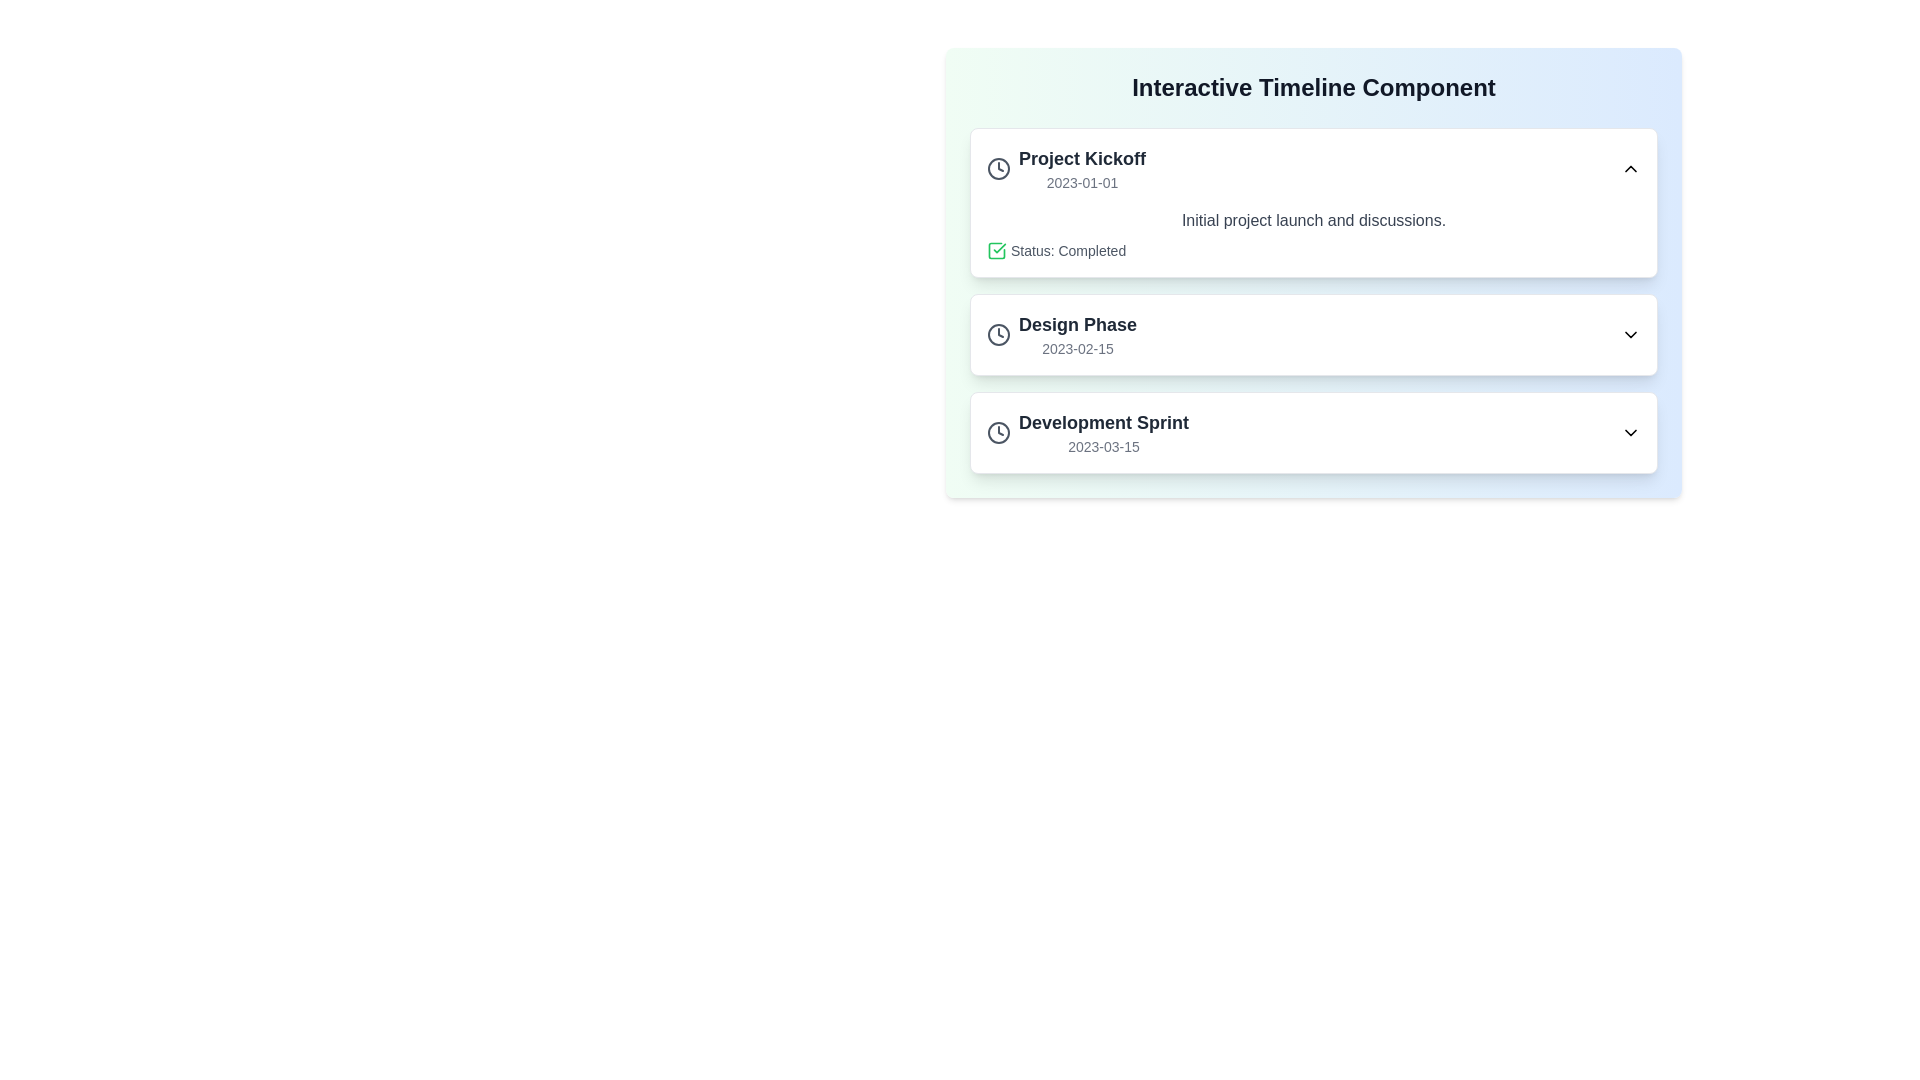 The height and width of the screenshot is (1080, 1920). I want to click on the icon element that represents a specific time or date, located next to the text 'Design Phase' and '2023-02-15' in the second panel of the interactive timeline component, so click(998, 334).